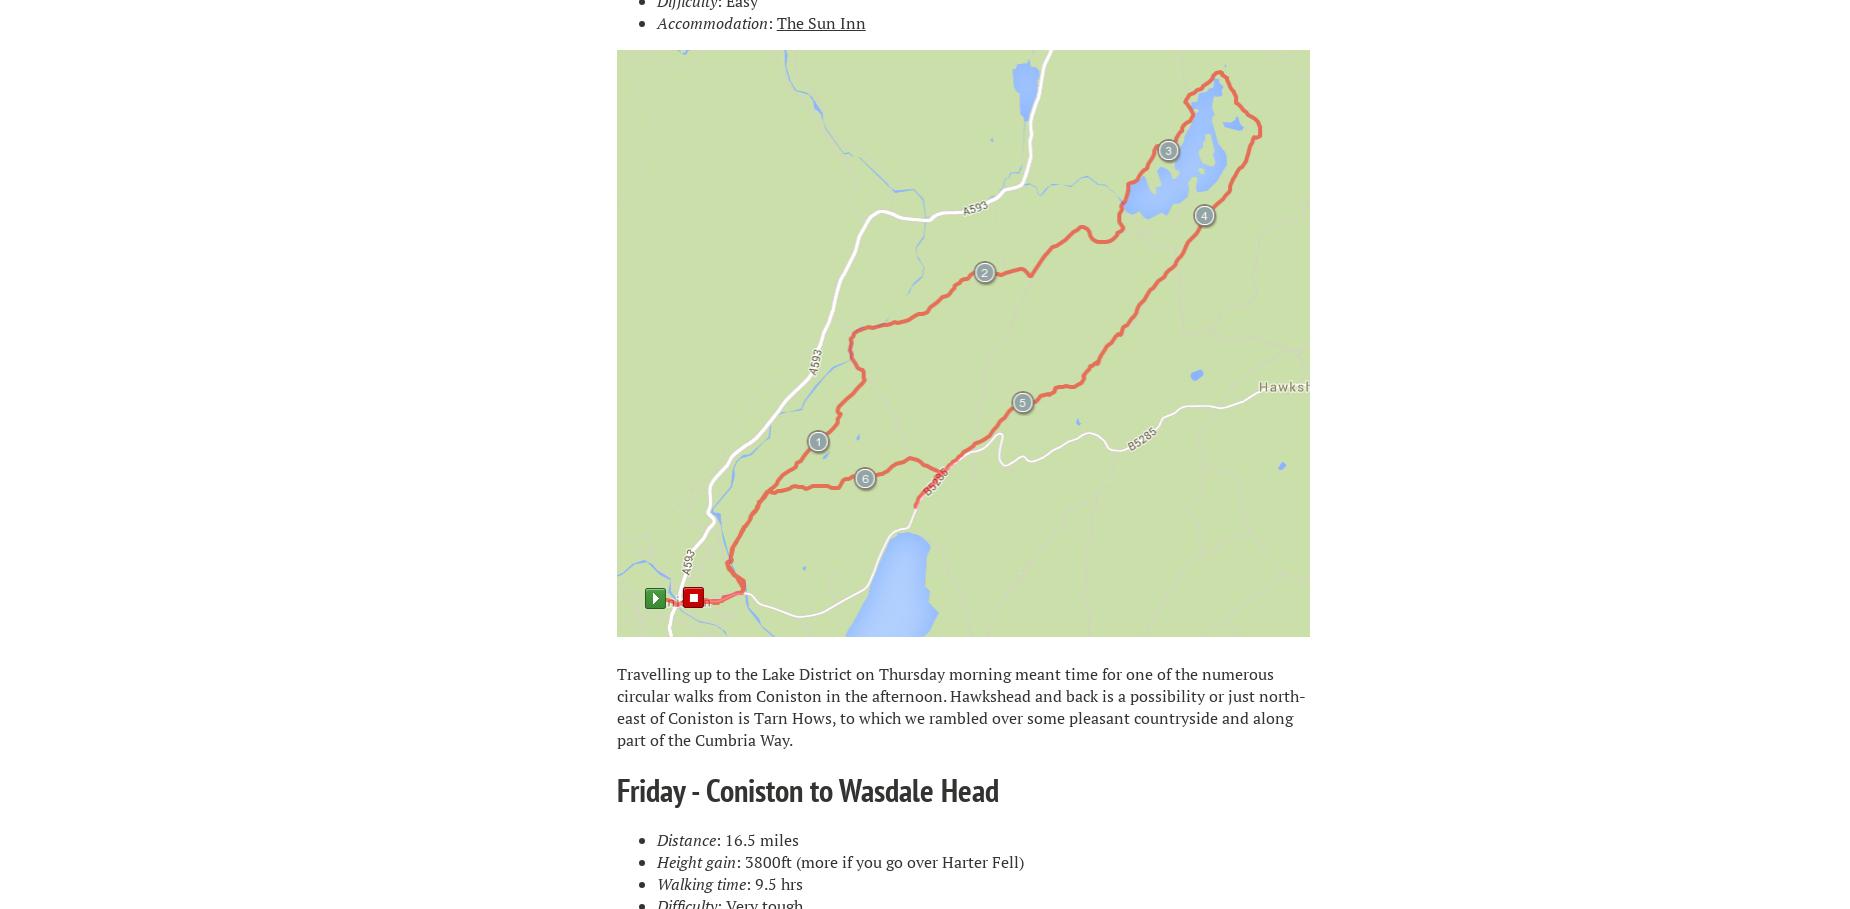  I want to click on ': 9.5 hrs', so click(744, 883).